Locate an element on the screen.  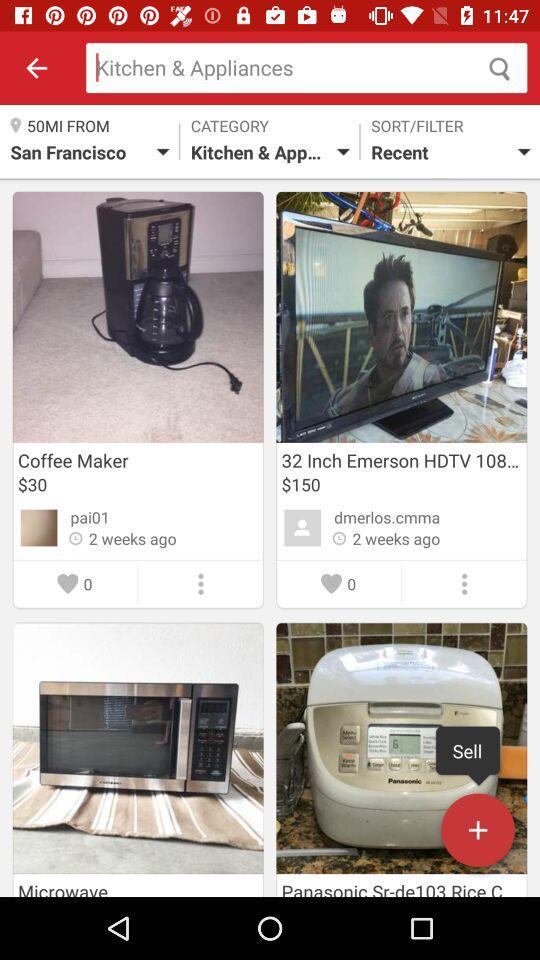
item above 2 weeks ago icon is located at coordinates (89, 516).